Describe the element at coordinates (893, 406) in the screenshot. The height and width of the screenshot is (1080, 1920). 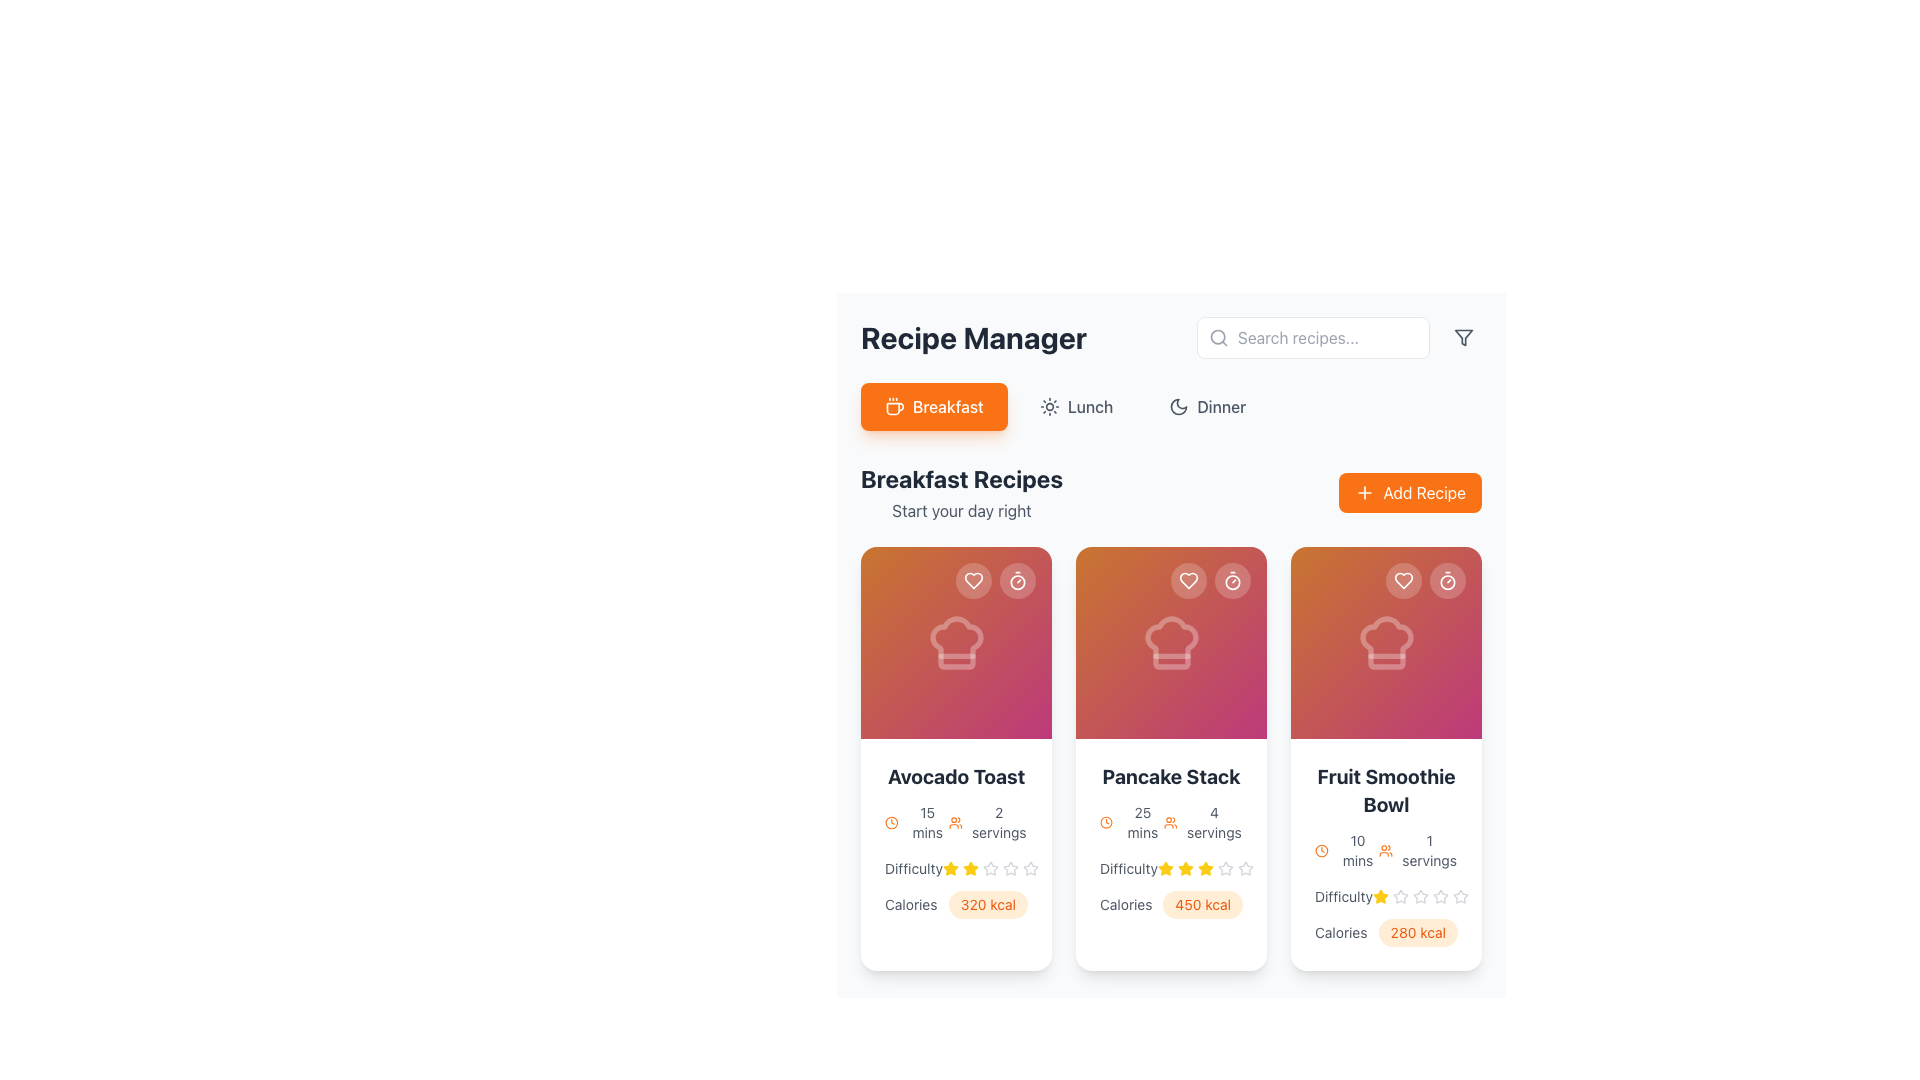
I see `the coffee cup icon within the orange 'Breakfast' button` at that location.